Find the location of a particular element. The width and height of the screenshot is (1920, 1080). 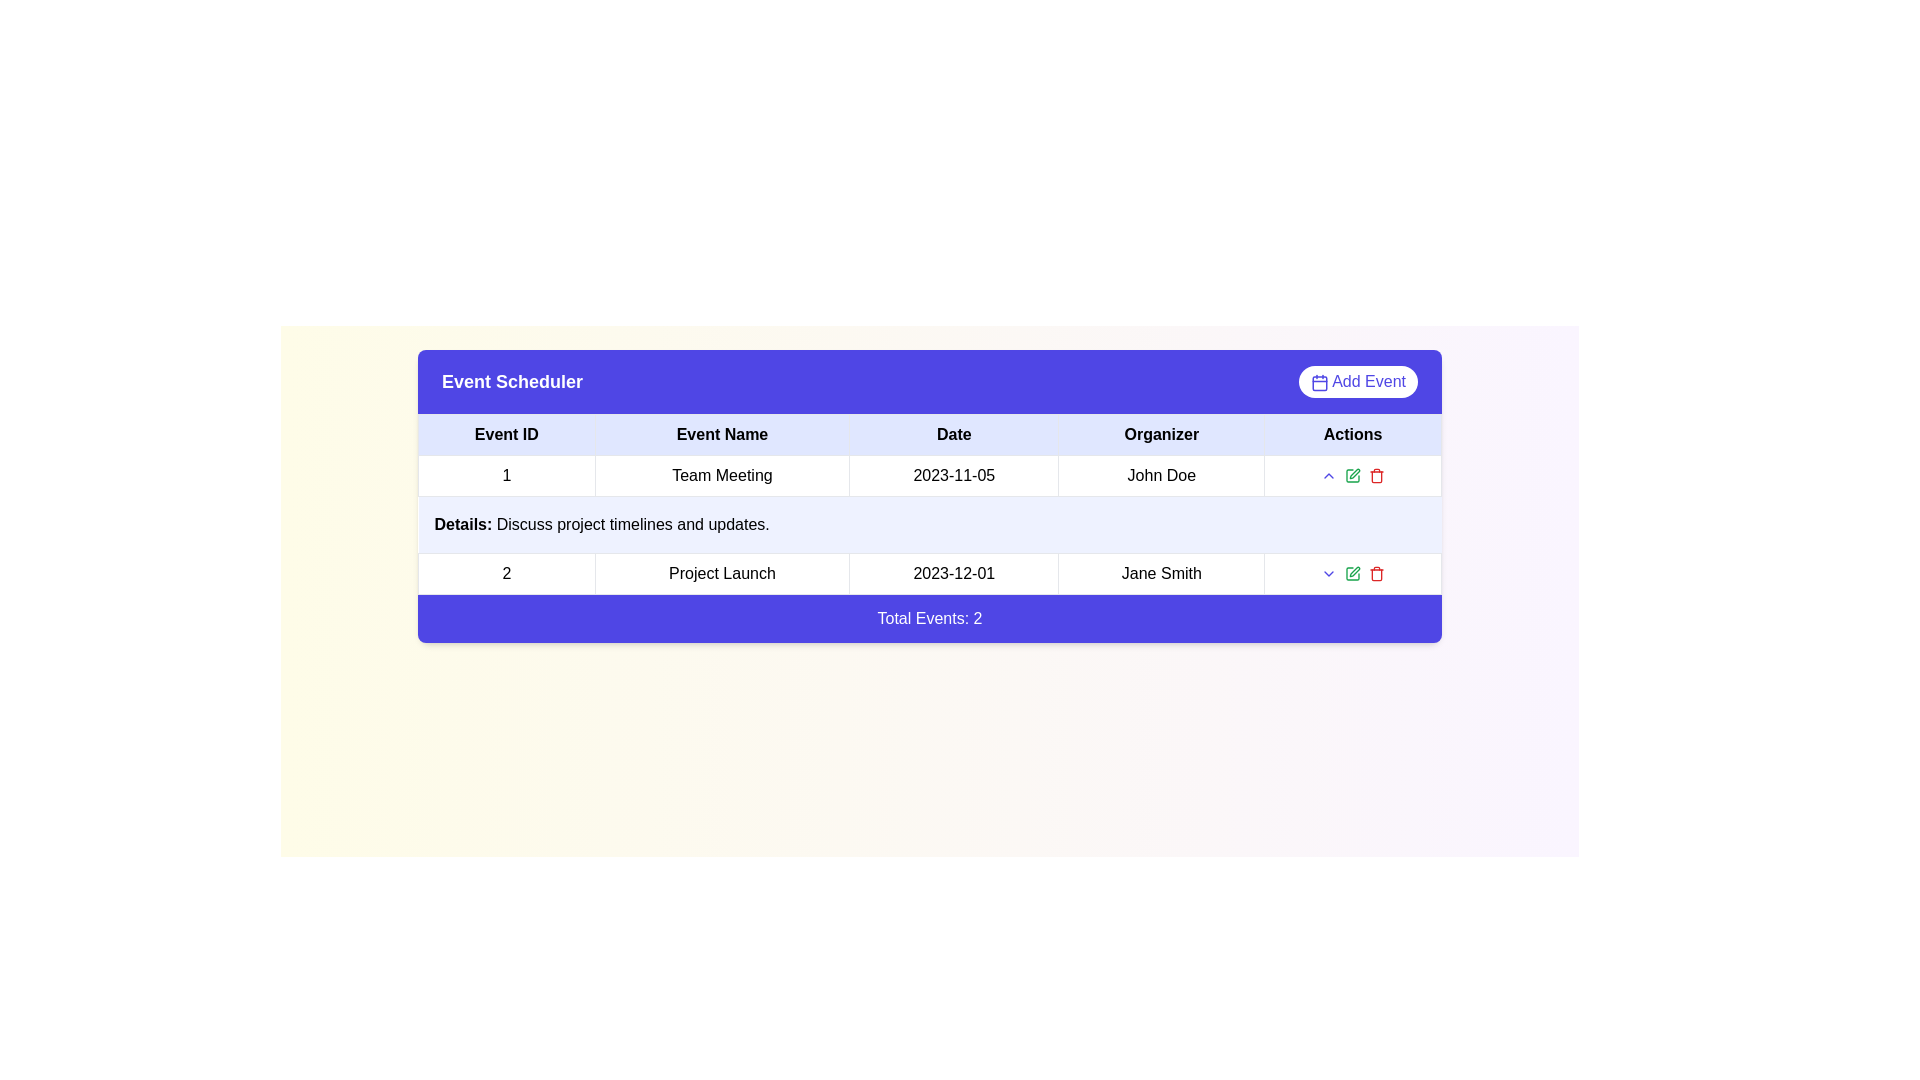

the 'Event Name' text label, which is bold and centered within a light blue rectangular cell in the header row of a table is located at coordinates (721, 434).